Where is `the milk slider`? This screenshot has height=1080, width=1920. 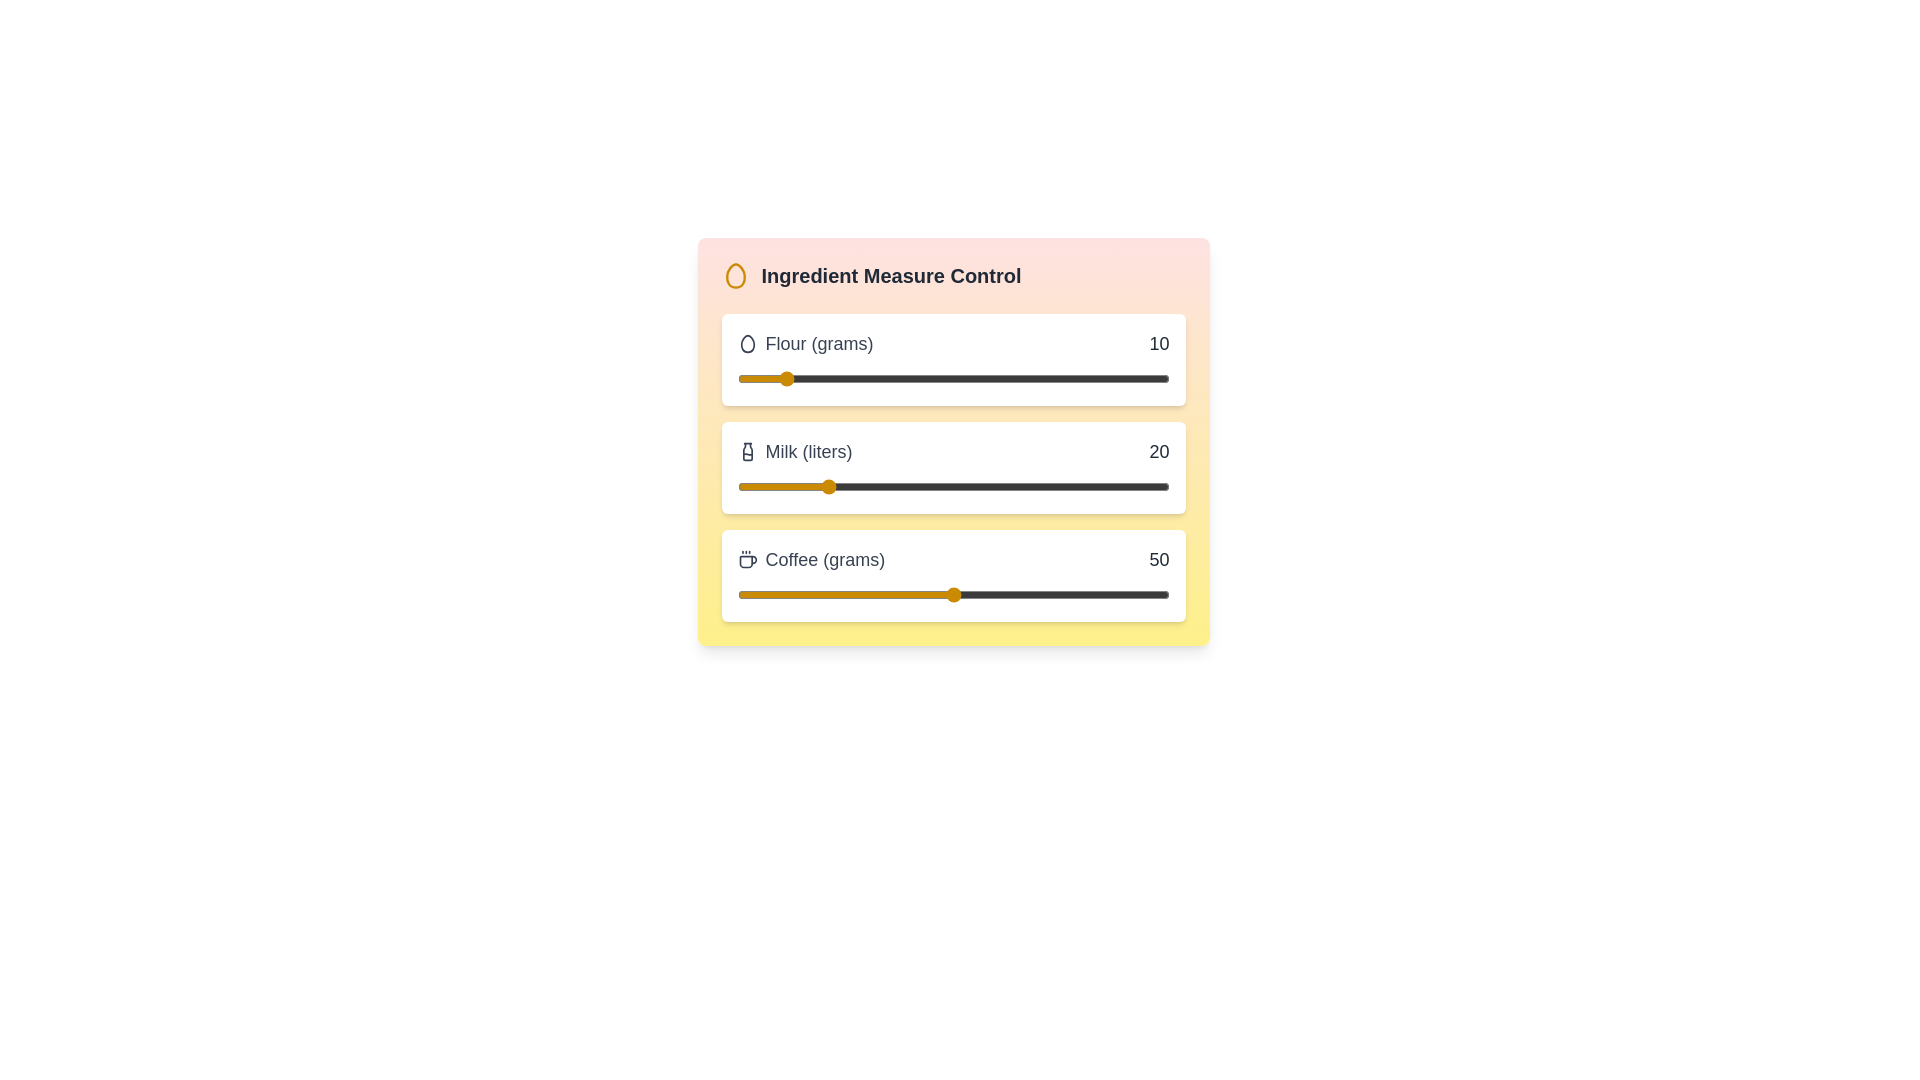
the milk slider is located at coordinates (1073, 486).